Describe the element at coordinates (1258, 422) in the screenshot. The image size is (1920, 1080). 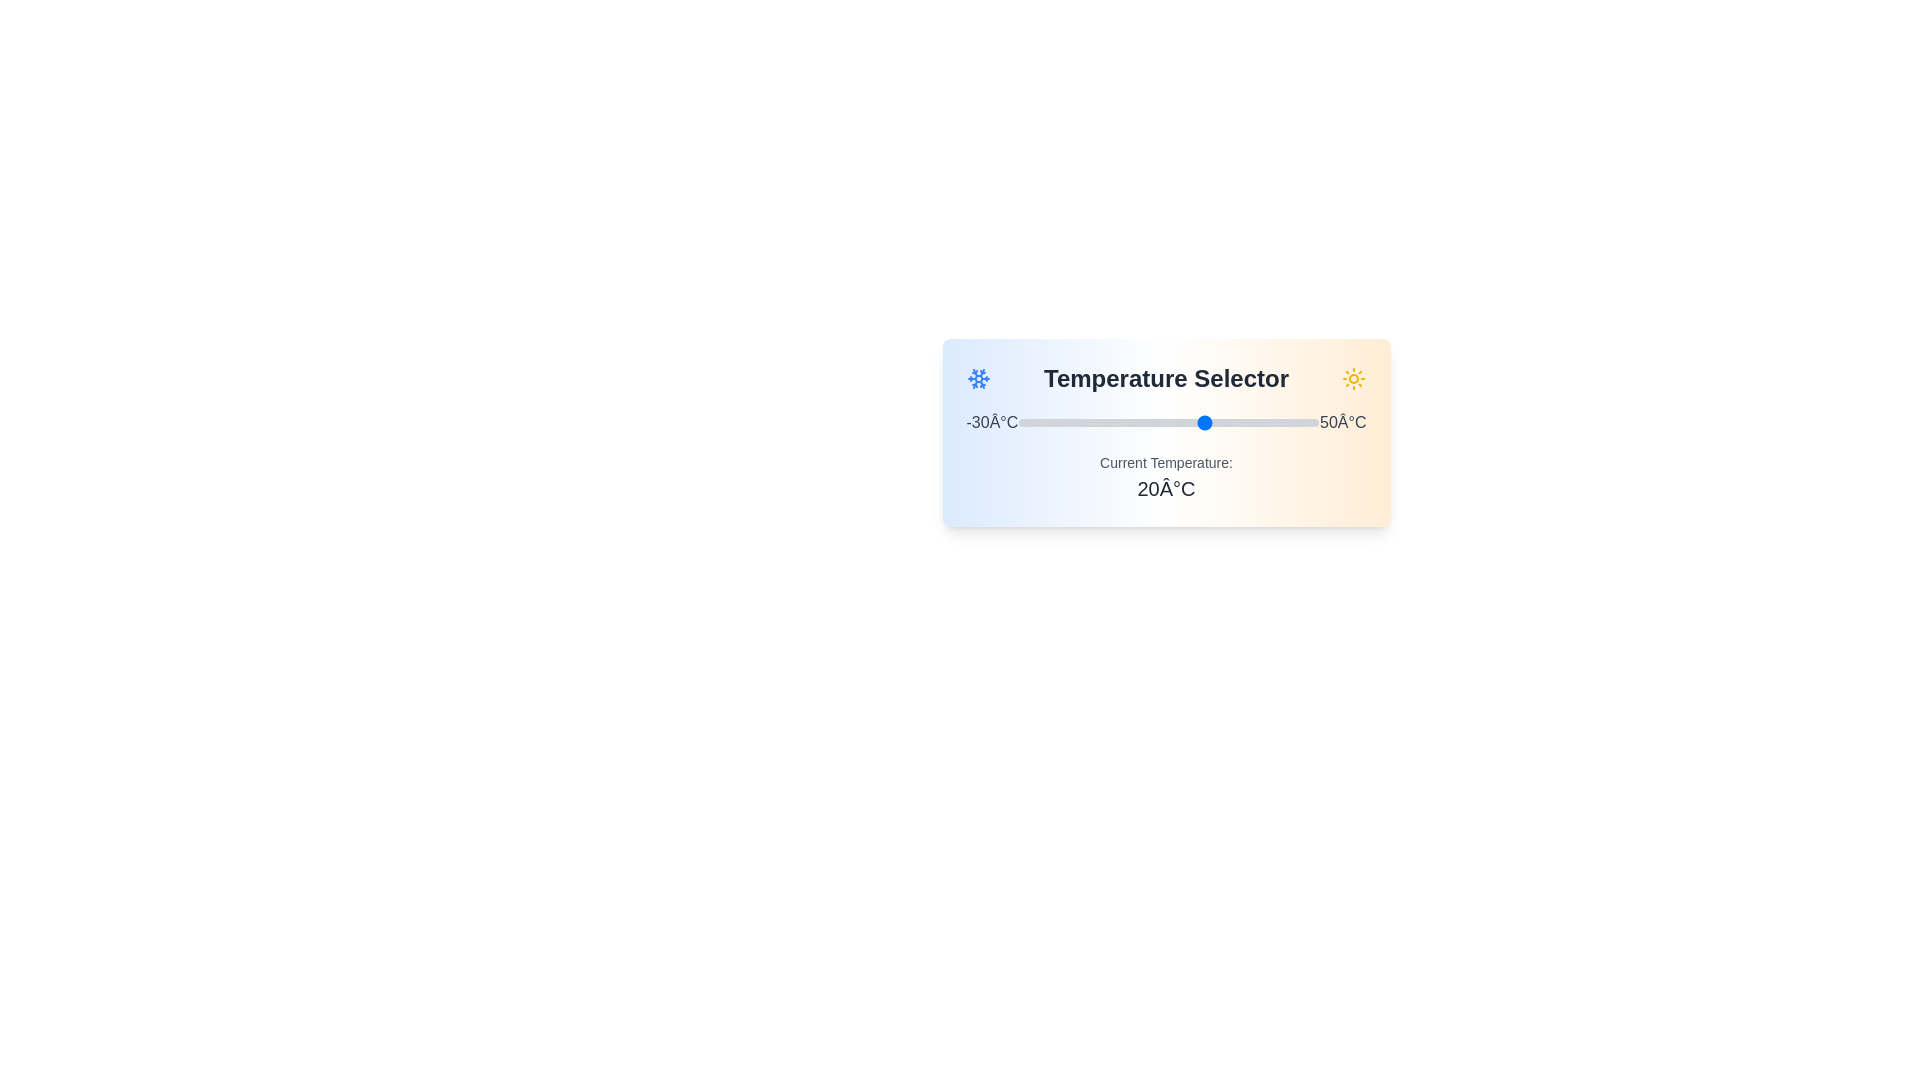
I see `the temperature` at that location.